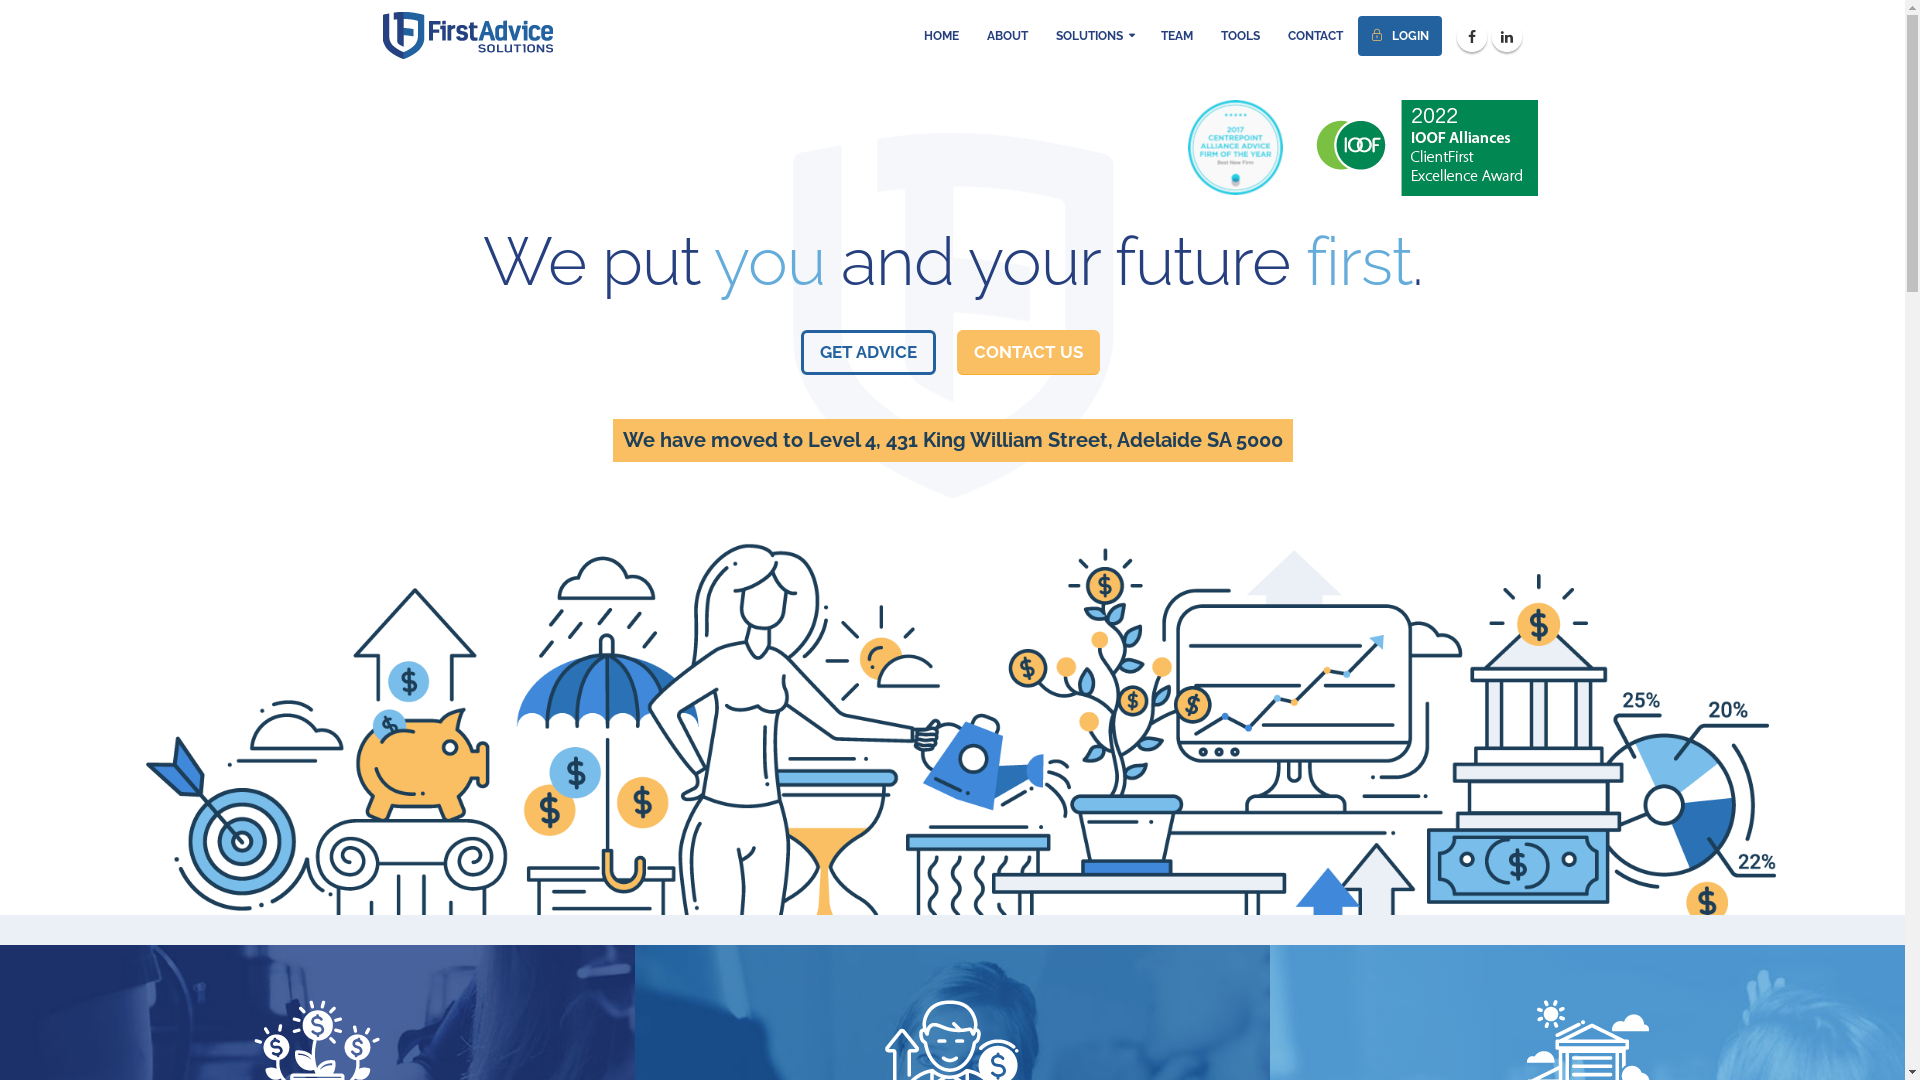 The width and height of the screenshot is (1920, 1080). What do you see at coordinates (1239, 35) in the screenshot?
I see `'TOOLS'` at bounding box center [1239, 35].